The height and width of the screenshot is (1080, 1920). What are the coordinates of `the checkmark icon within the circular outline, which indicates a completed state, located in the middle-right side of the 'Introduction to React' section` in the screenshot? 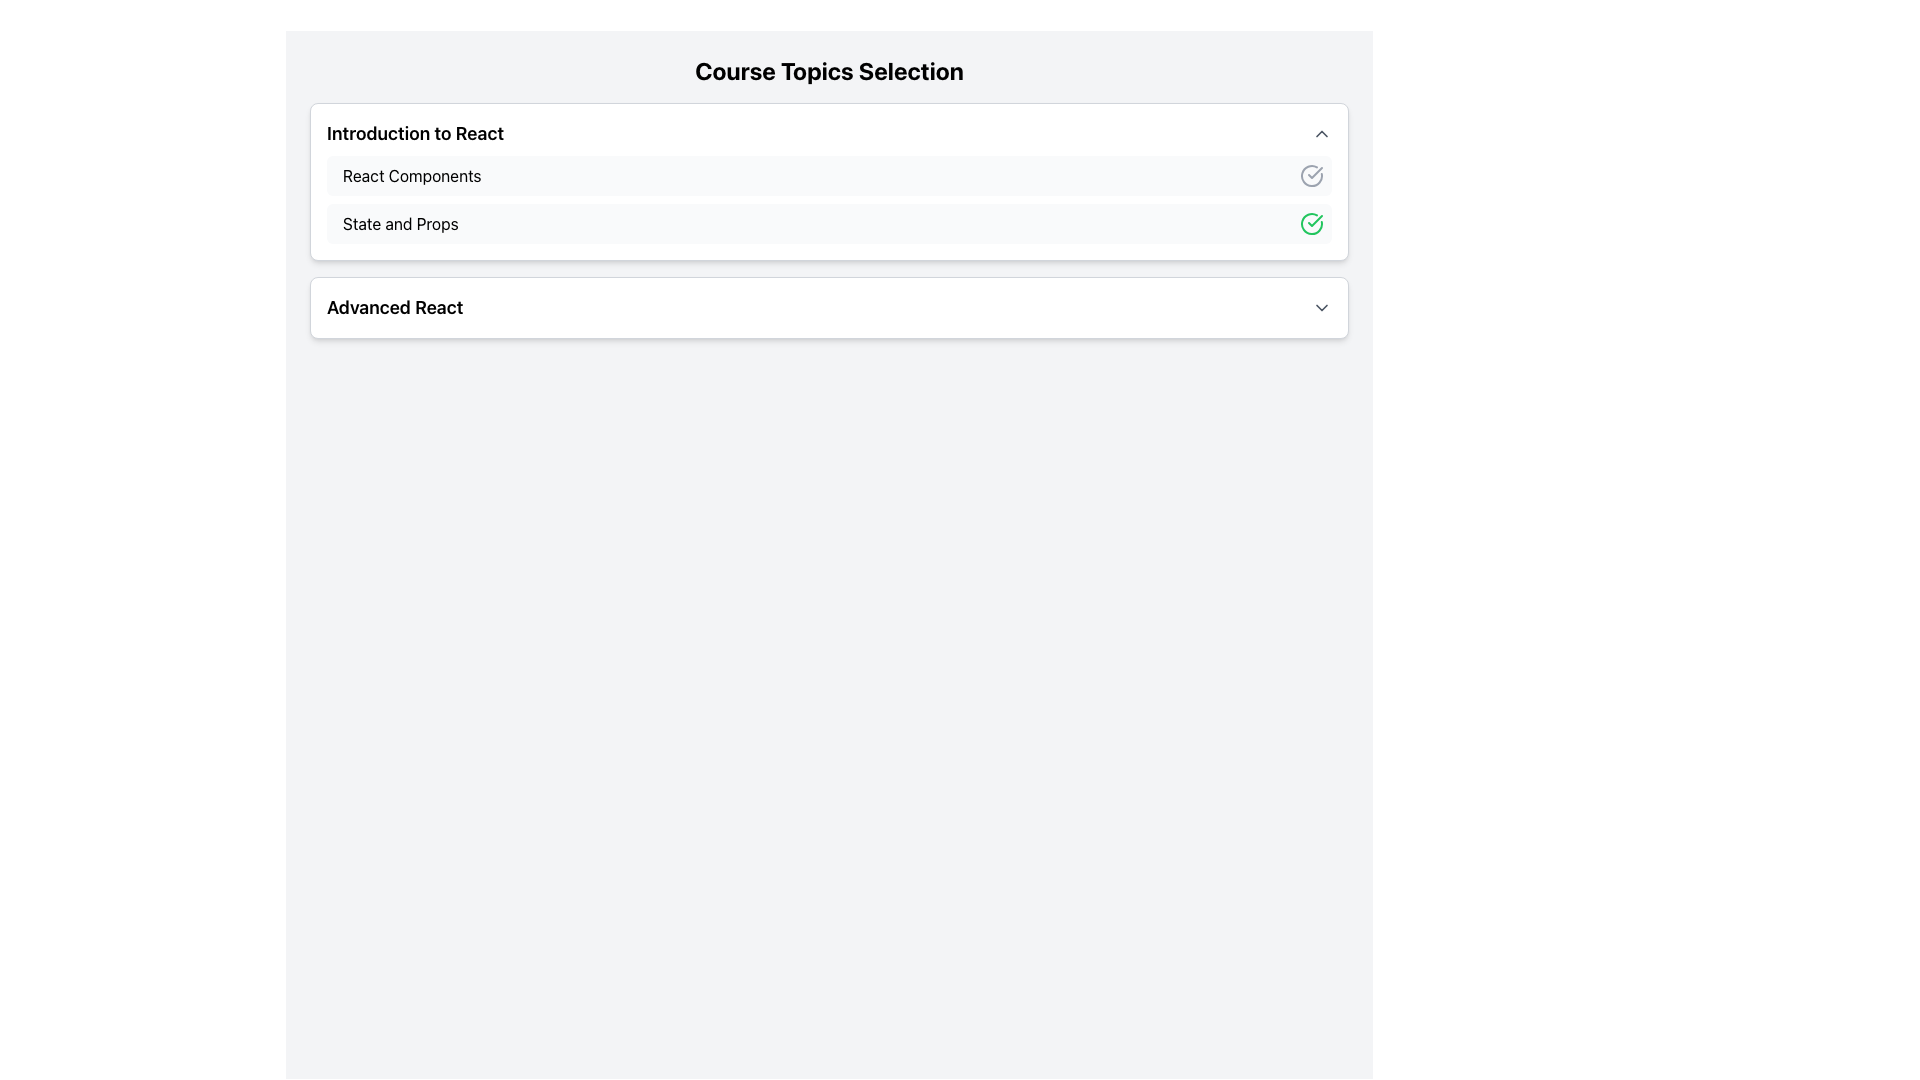 It's located at (1315, 172).